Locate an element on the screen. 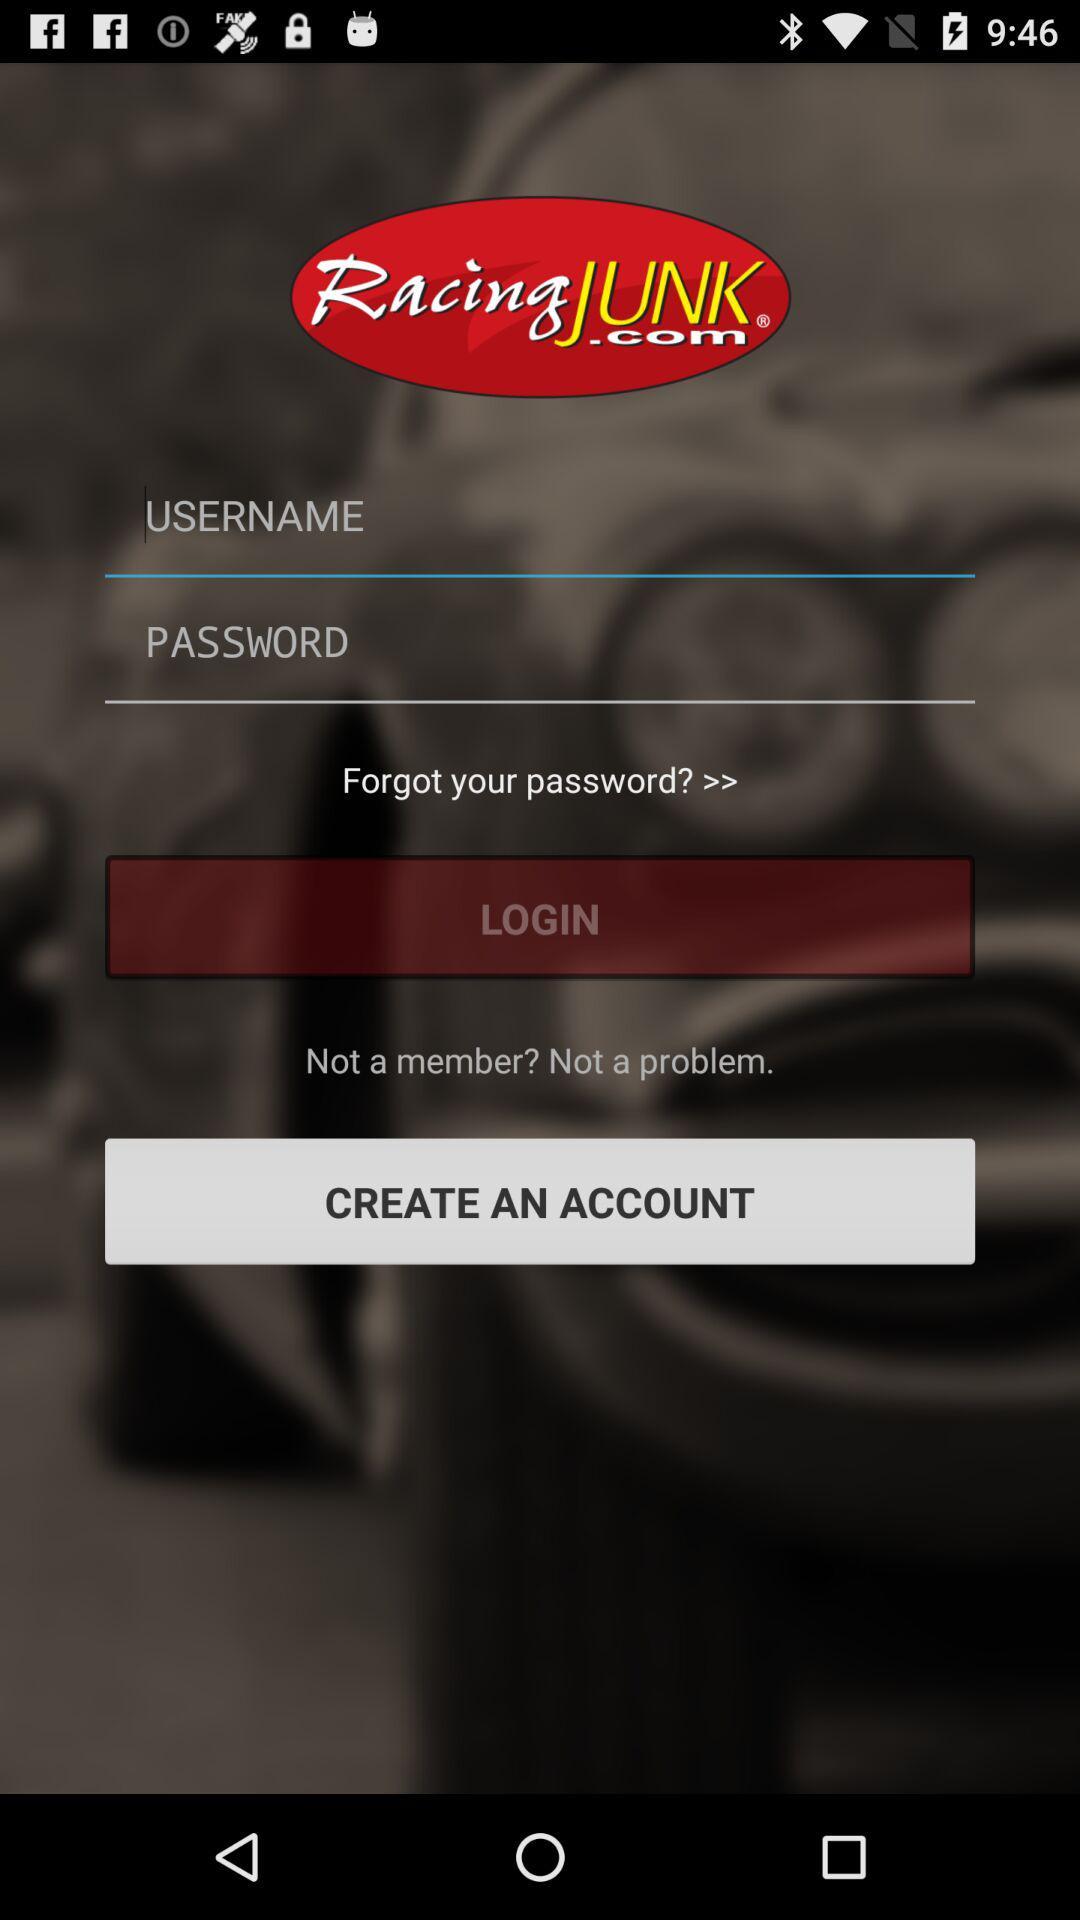 Image resolution: width=1080 pixels, height=1920 pixels. the login button is located at coordinates (540, 916).